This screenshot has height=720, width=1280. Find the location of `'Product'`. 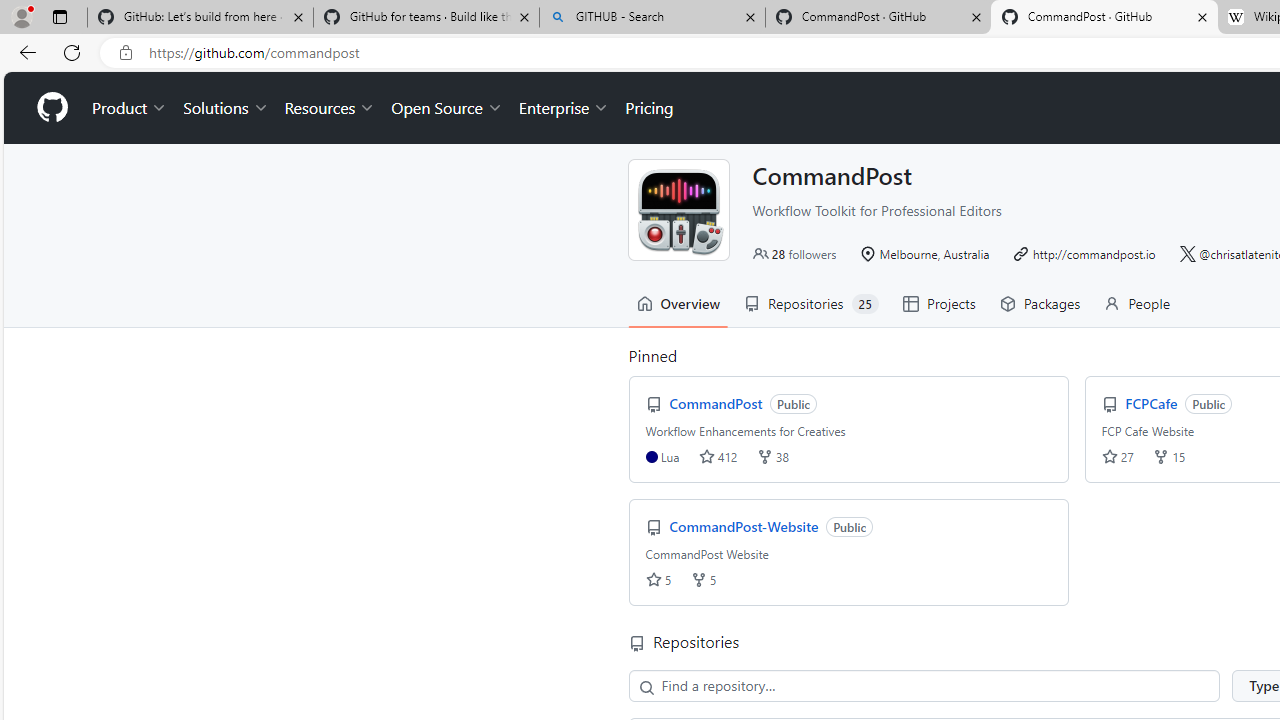

'Product' is located at coordinates (129, 108).